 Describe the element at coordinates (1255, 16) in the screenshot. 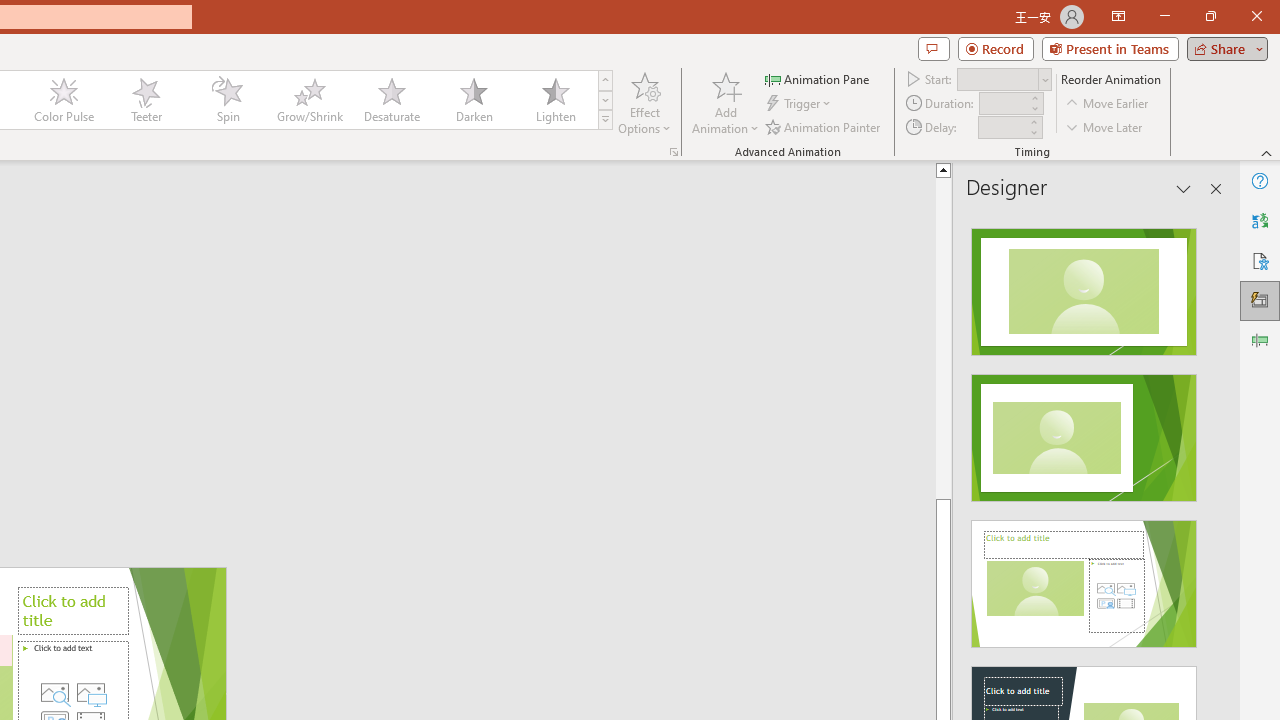

I see `'Close'` at that location.